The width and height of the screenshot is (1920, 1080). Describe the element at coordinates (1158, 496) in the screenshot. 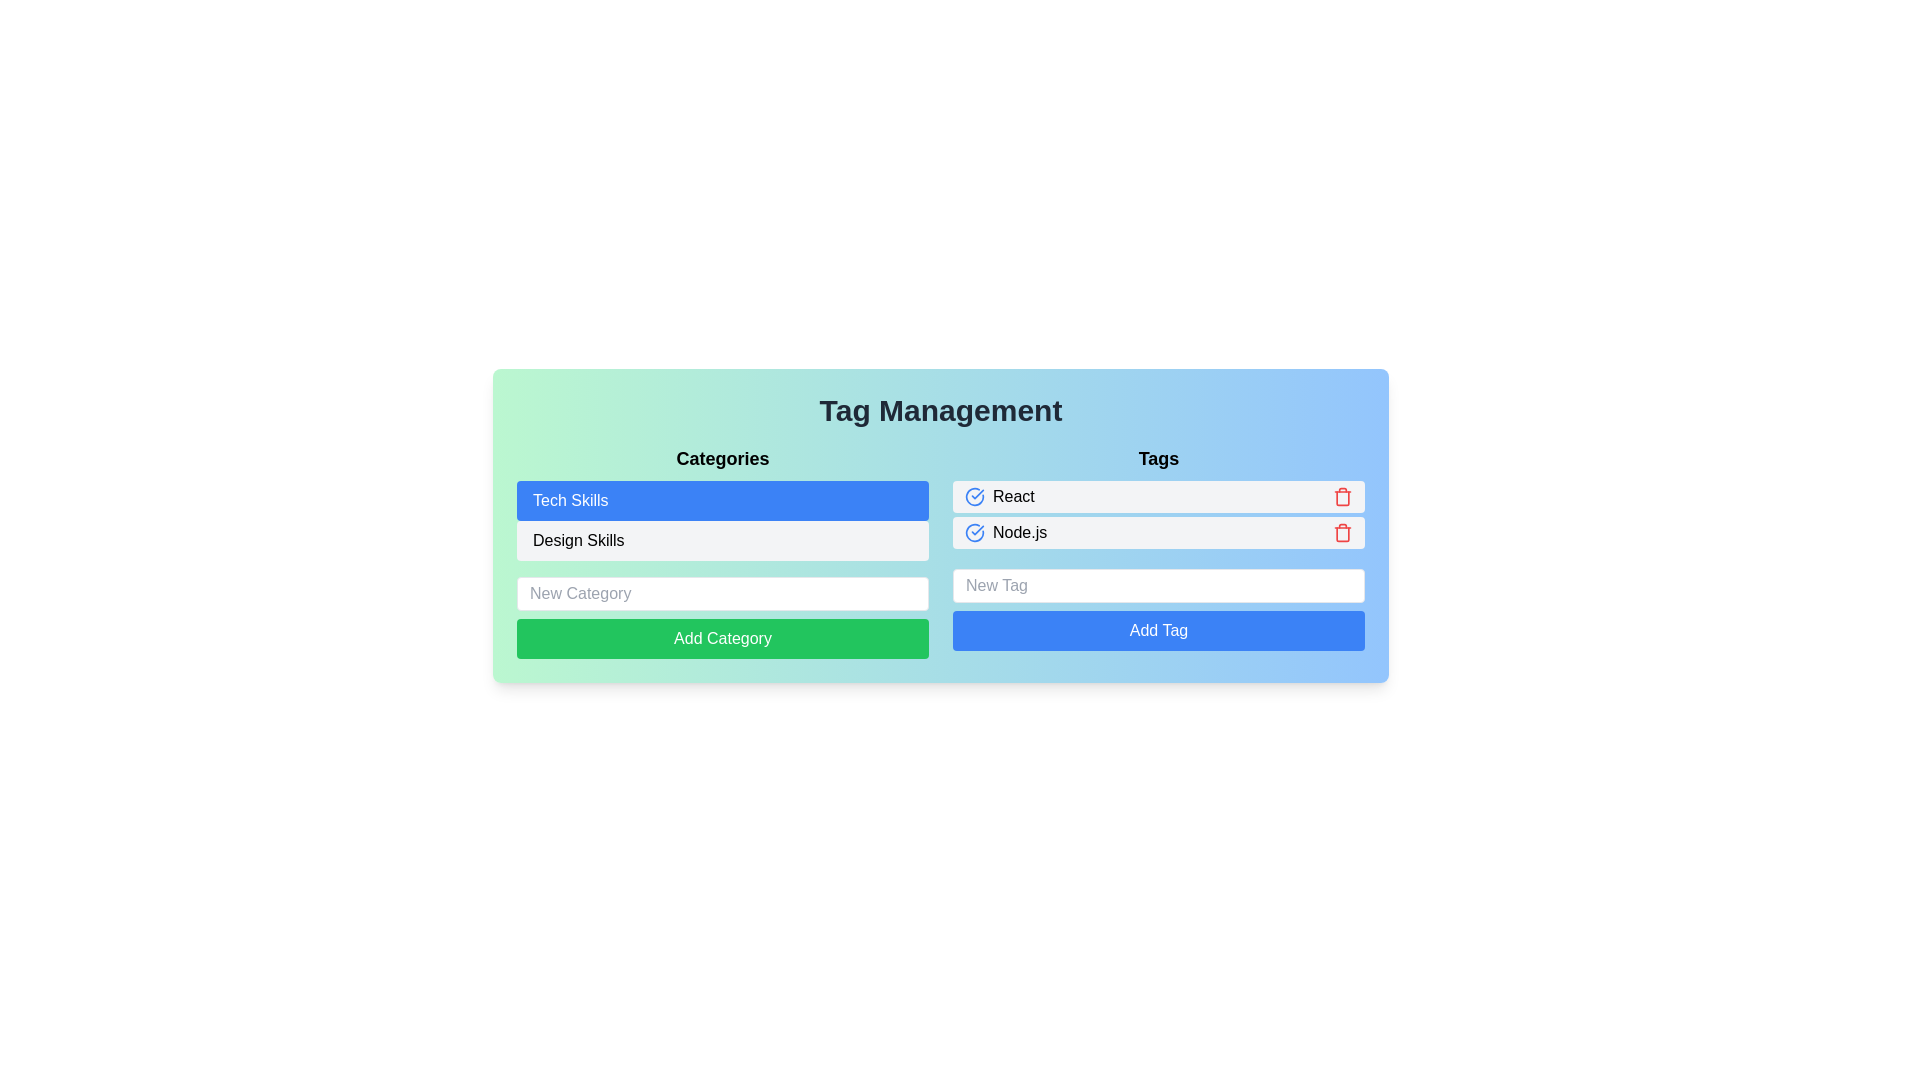

I see `the 'React' tag item in the 'Tags' section to trigger a tooltip or highlighting effect` at that location.